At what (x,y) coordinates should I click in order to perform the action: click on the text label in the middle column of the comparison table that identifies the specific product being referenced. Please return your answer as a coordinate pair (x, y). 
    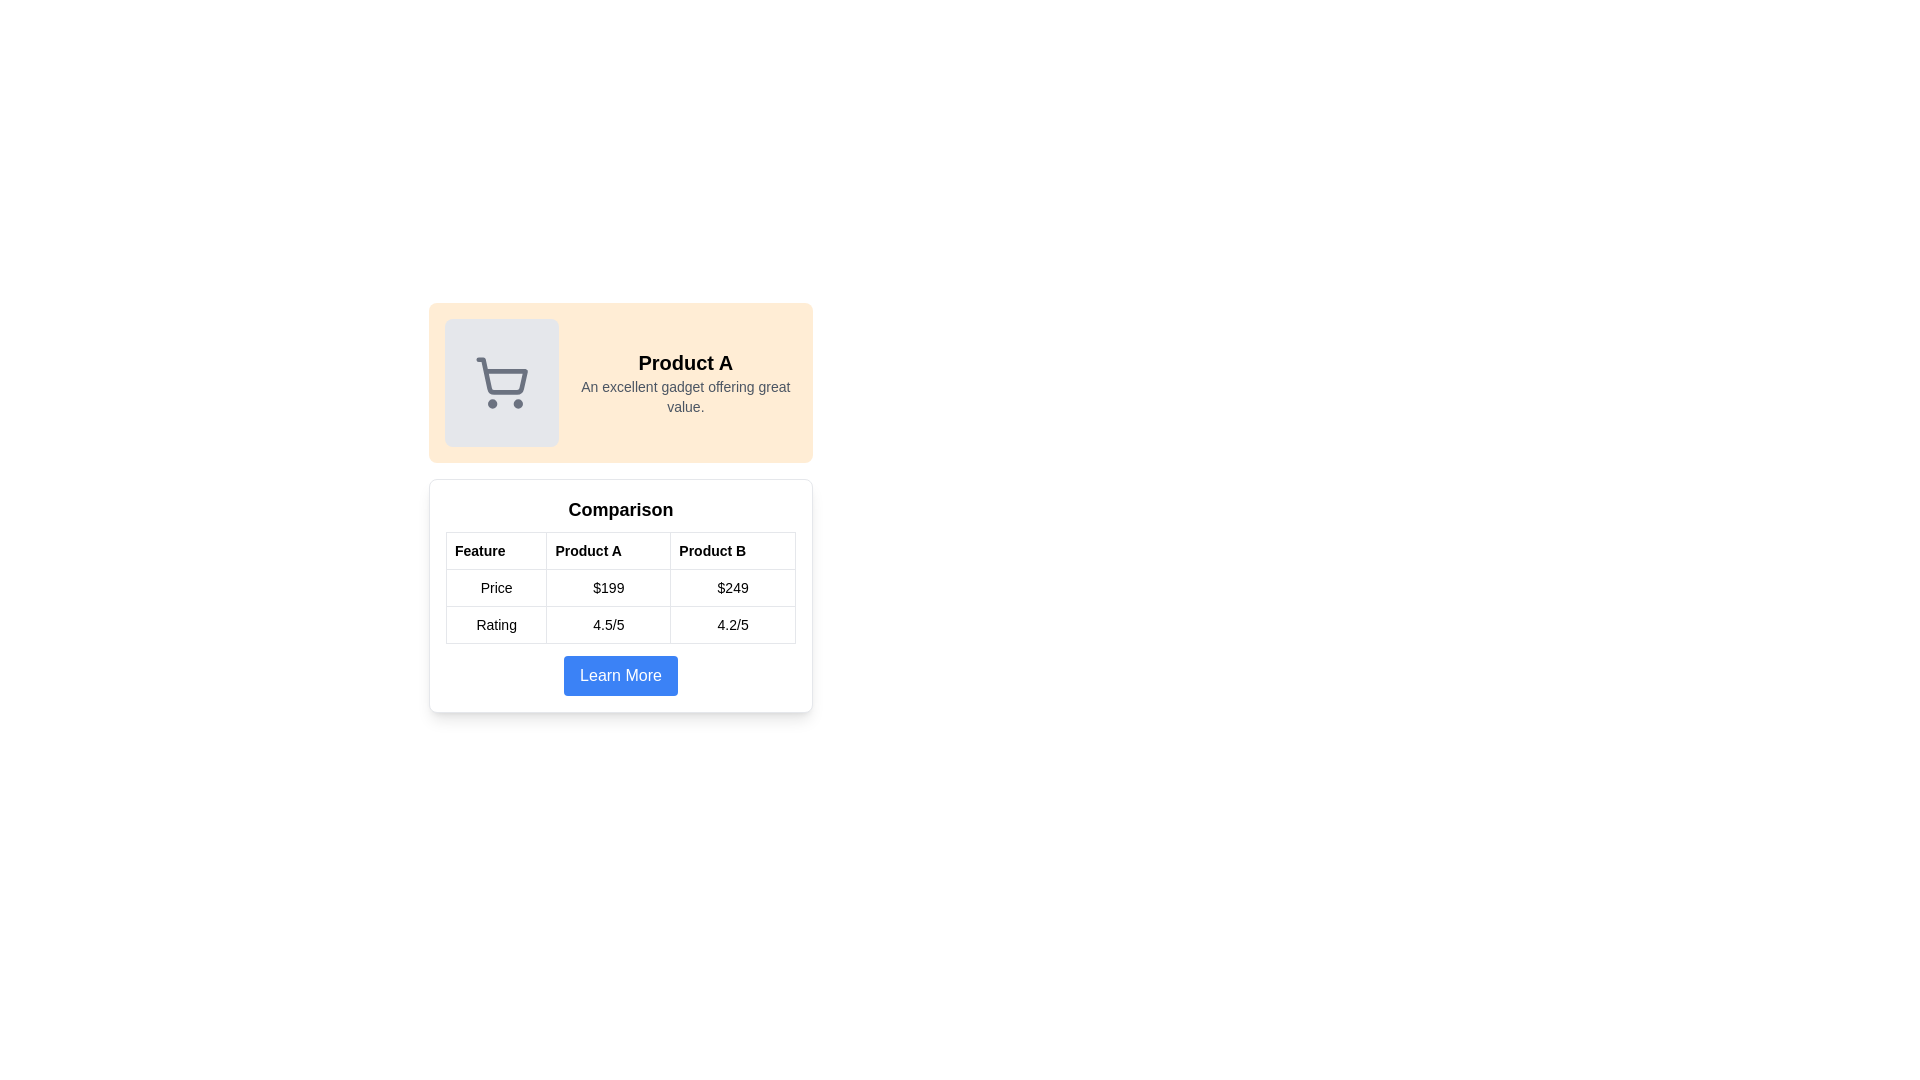
    Looking at the image, I should click on (607, 551).